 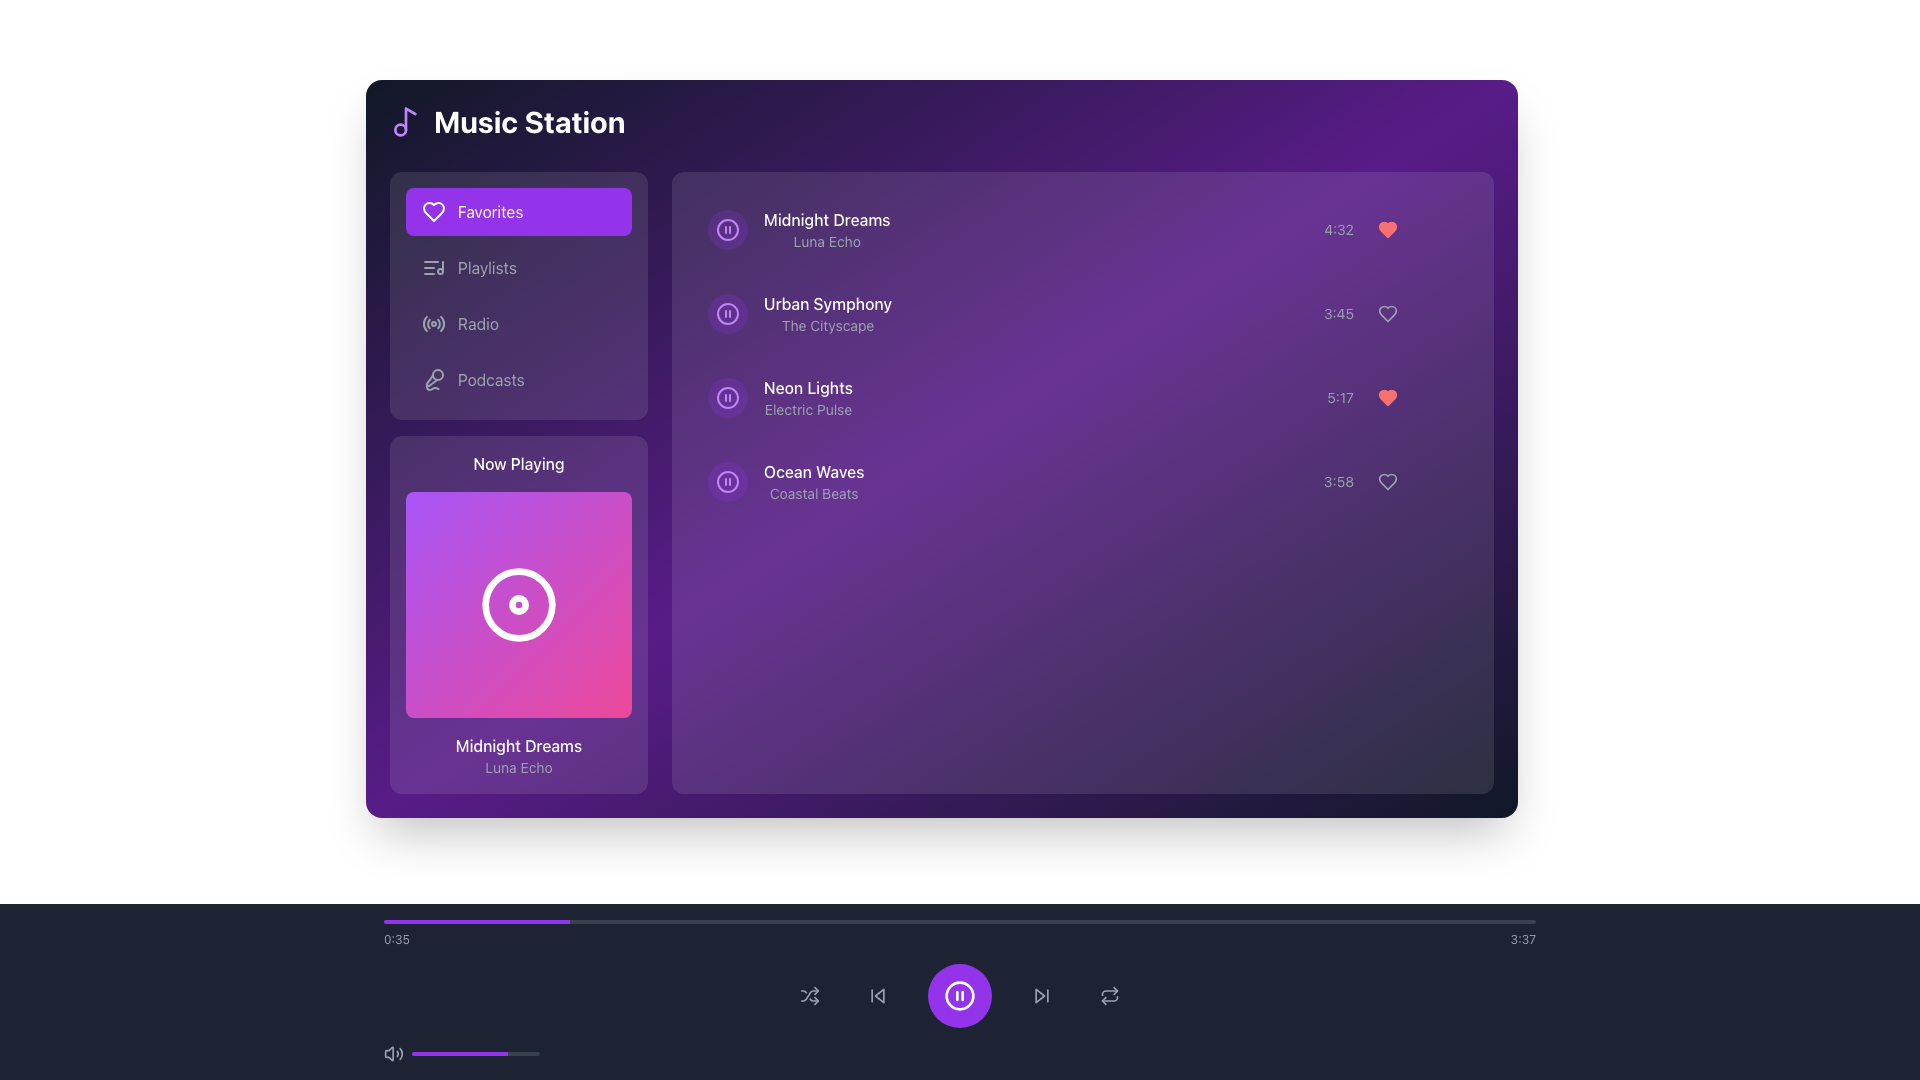 What do you see at coordinates (432, 266) in the screenshot?
I see `the 'Playlists' icon element located in the sidebar menu, which visually indicates the 'Playlists' menu item beneath 'Favorites'` at bounding box center [432, 266].